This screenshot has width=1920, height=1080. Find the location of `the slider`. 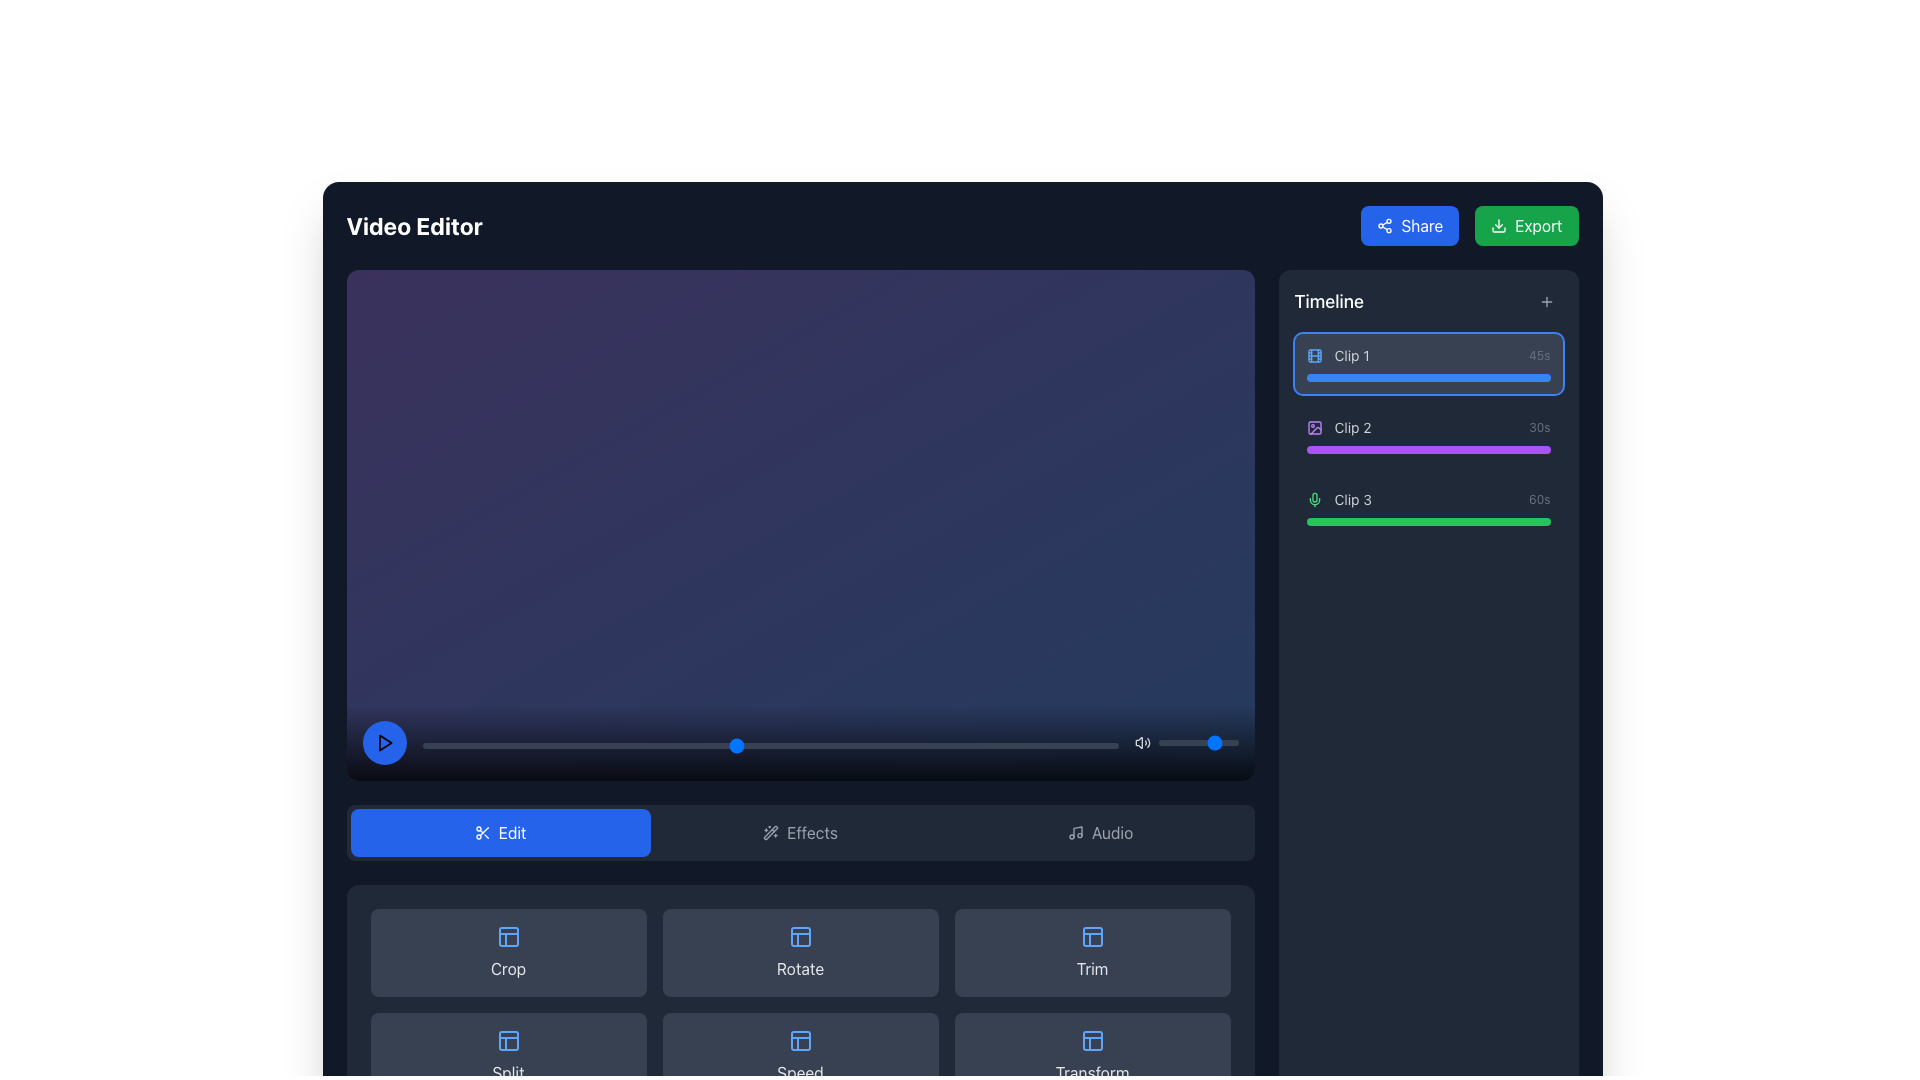

the slider is located at coordinates (1194, 742).